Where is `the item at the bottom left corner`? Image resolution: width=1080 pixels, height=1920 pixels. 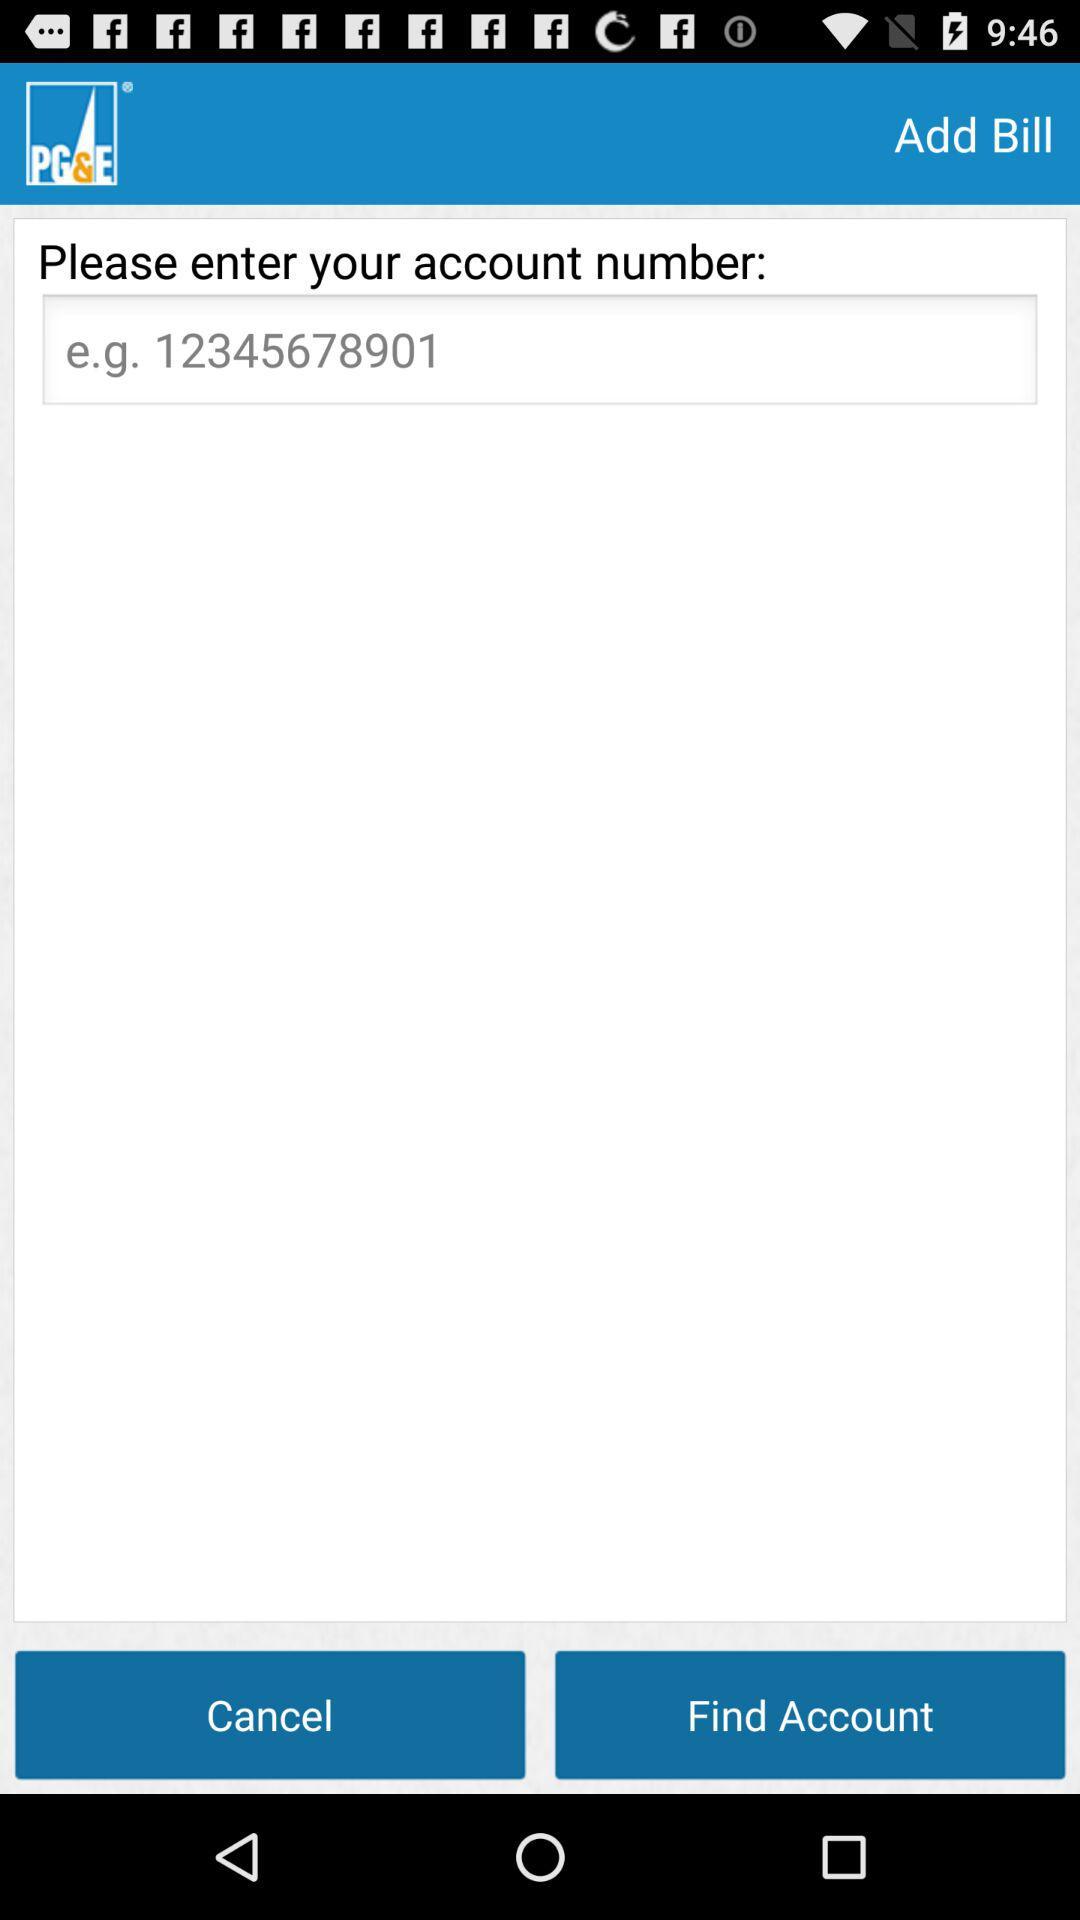
the item at the bottom left corner is located at coordinates (270, 1713).